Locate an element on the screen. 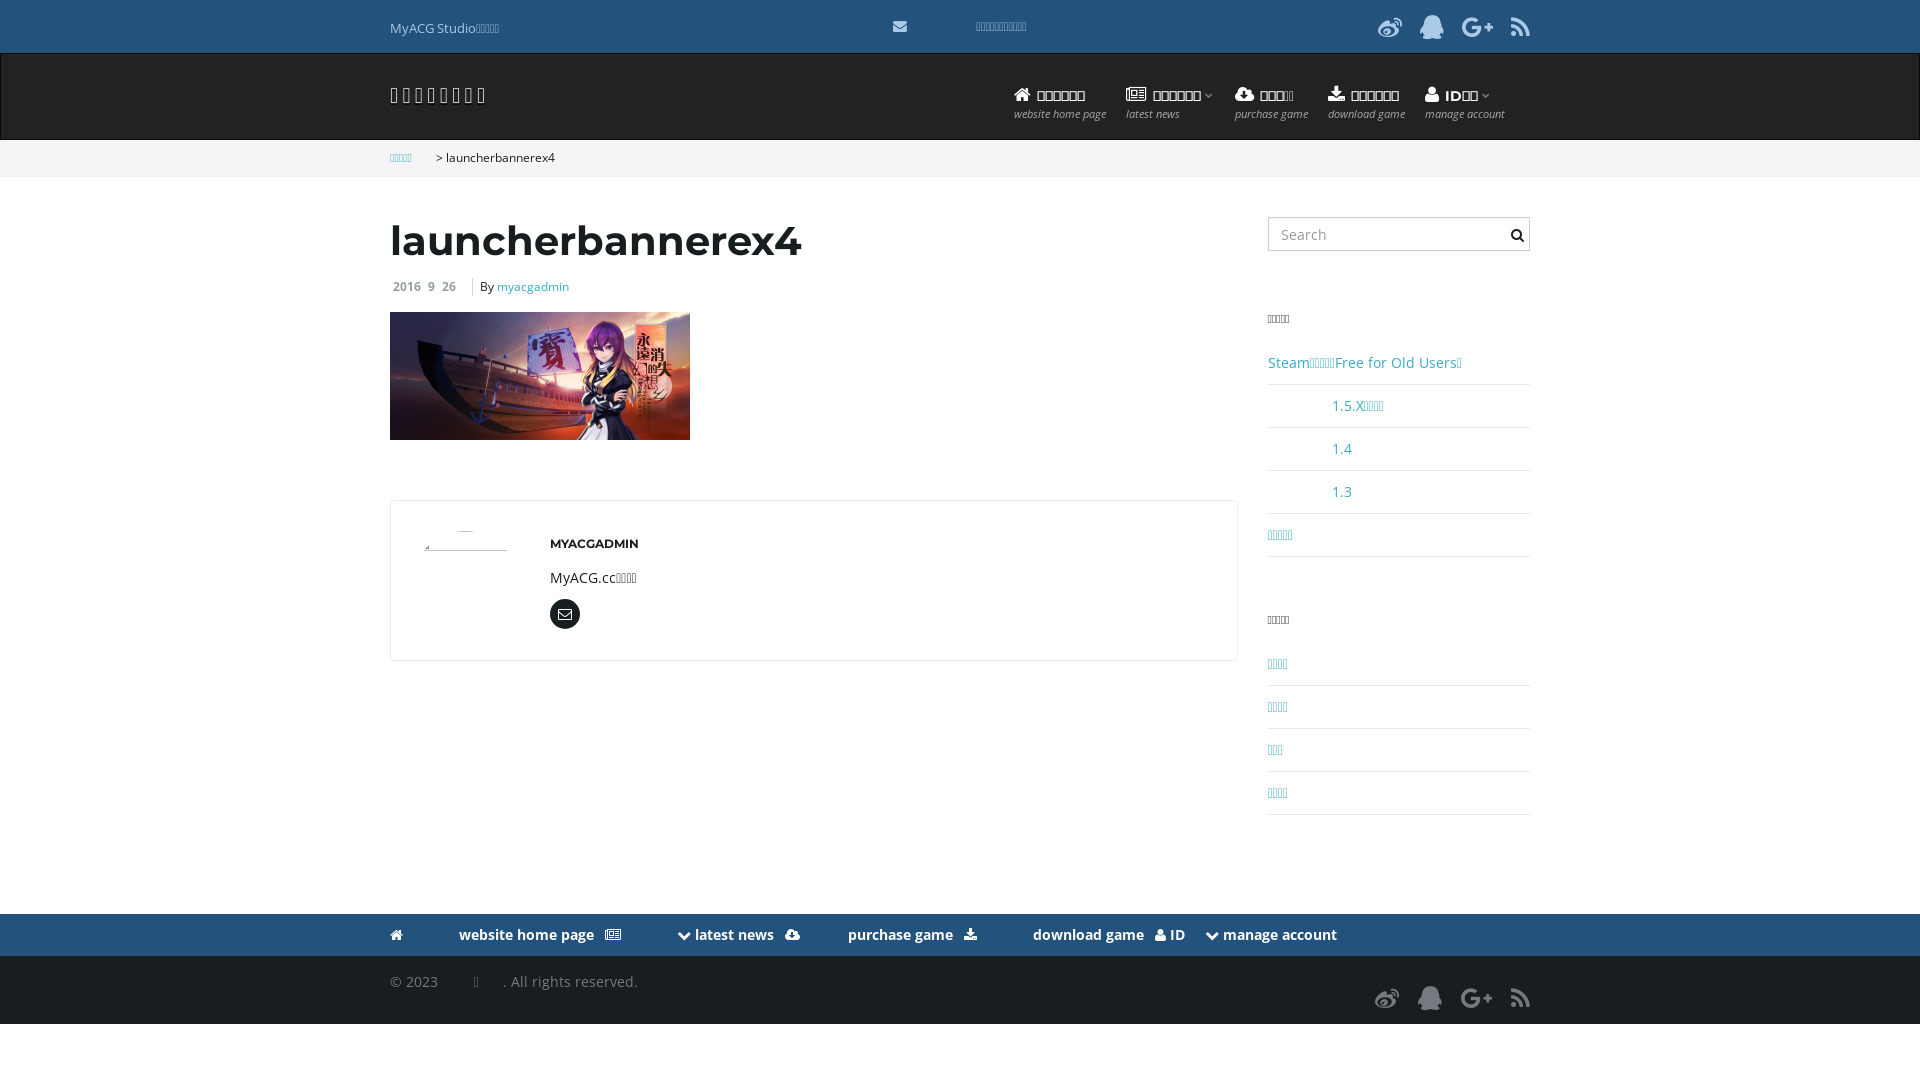 This screenshot has width=1920, height=1080. 'Subscribe MyACG Studio RSS' is located at coordinates (1520, 26).